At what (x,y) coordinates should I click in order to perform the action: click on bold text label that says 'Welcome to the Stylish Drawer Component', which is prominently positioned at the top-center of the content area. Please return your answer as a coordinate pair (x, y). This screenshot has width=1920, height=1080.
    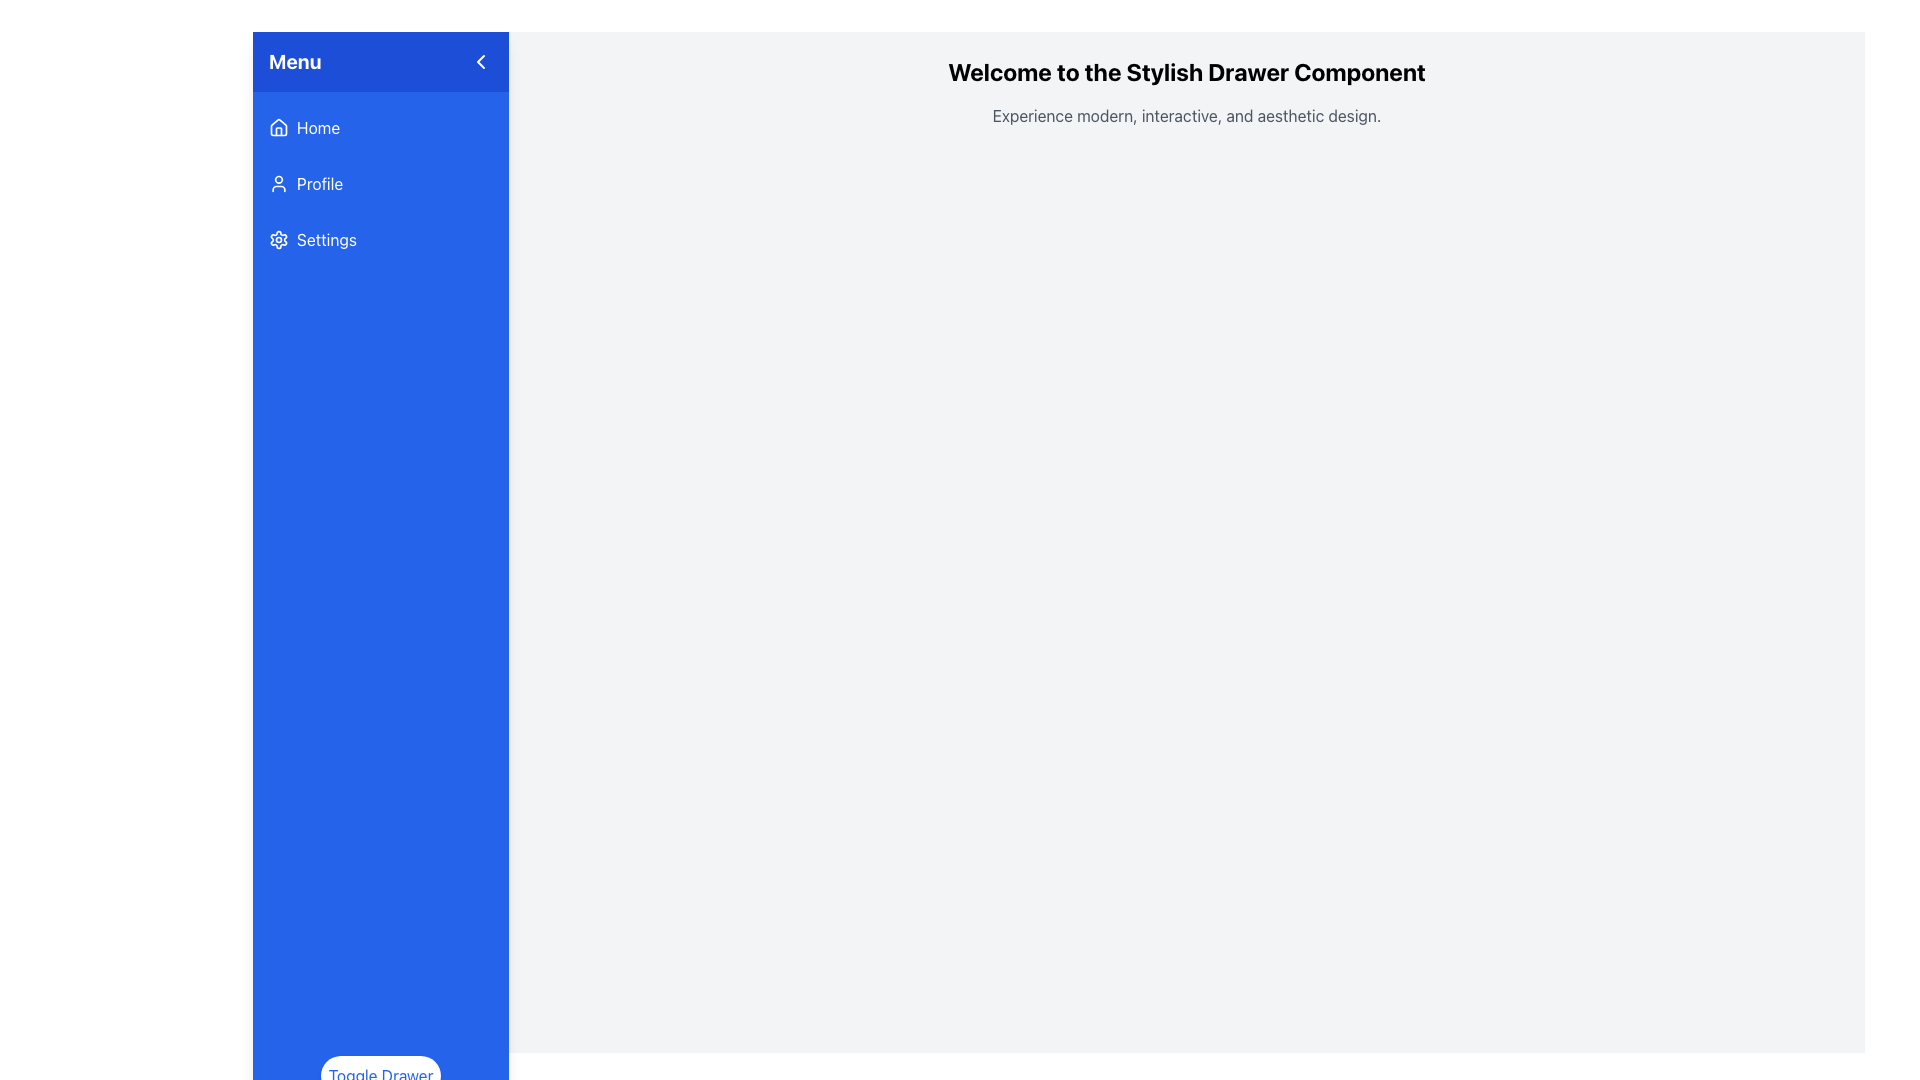
    Looking at the image, I should click on (1186, 71).